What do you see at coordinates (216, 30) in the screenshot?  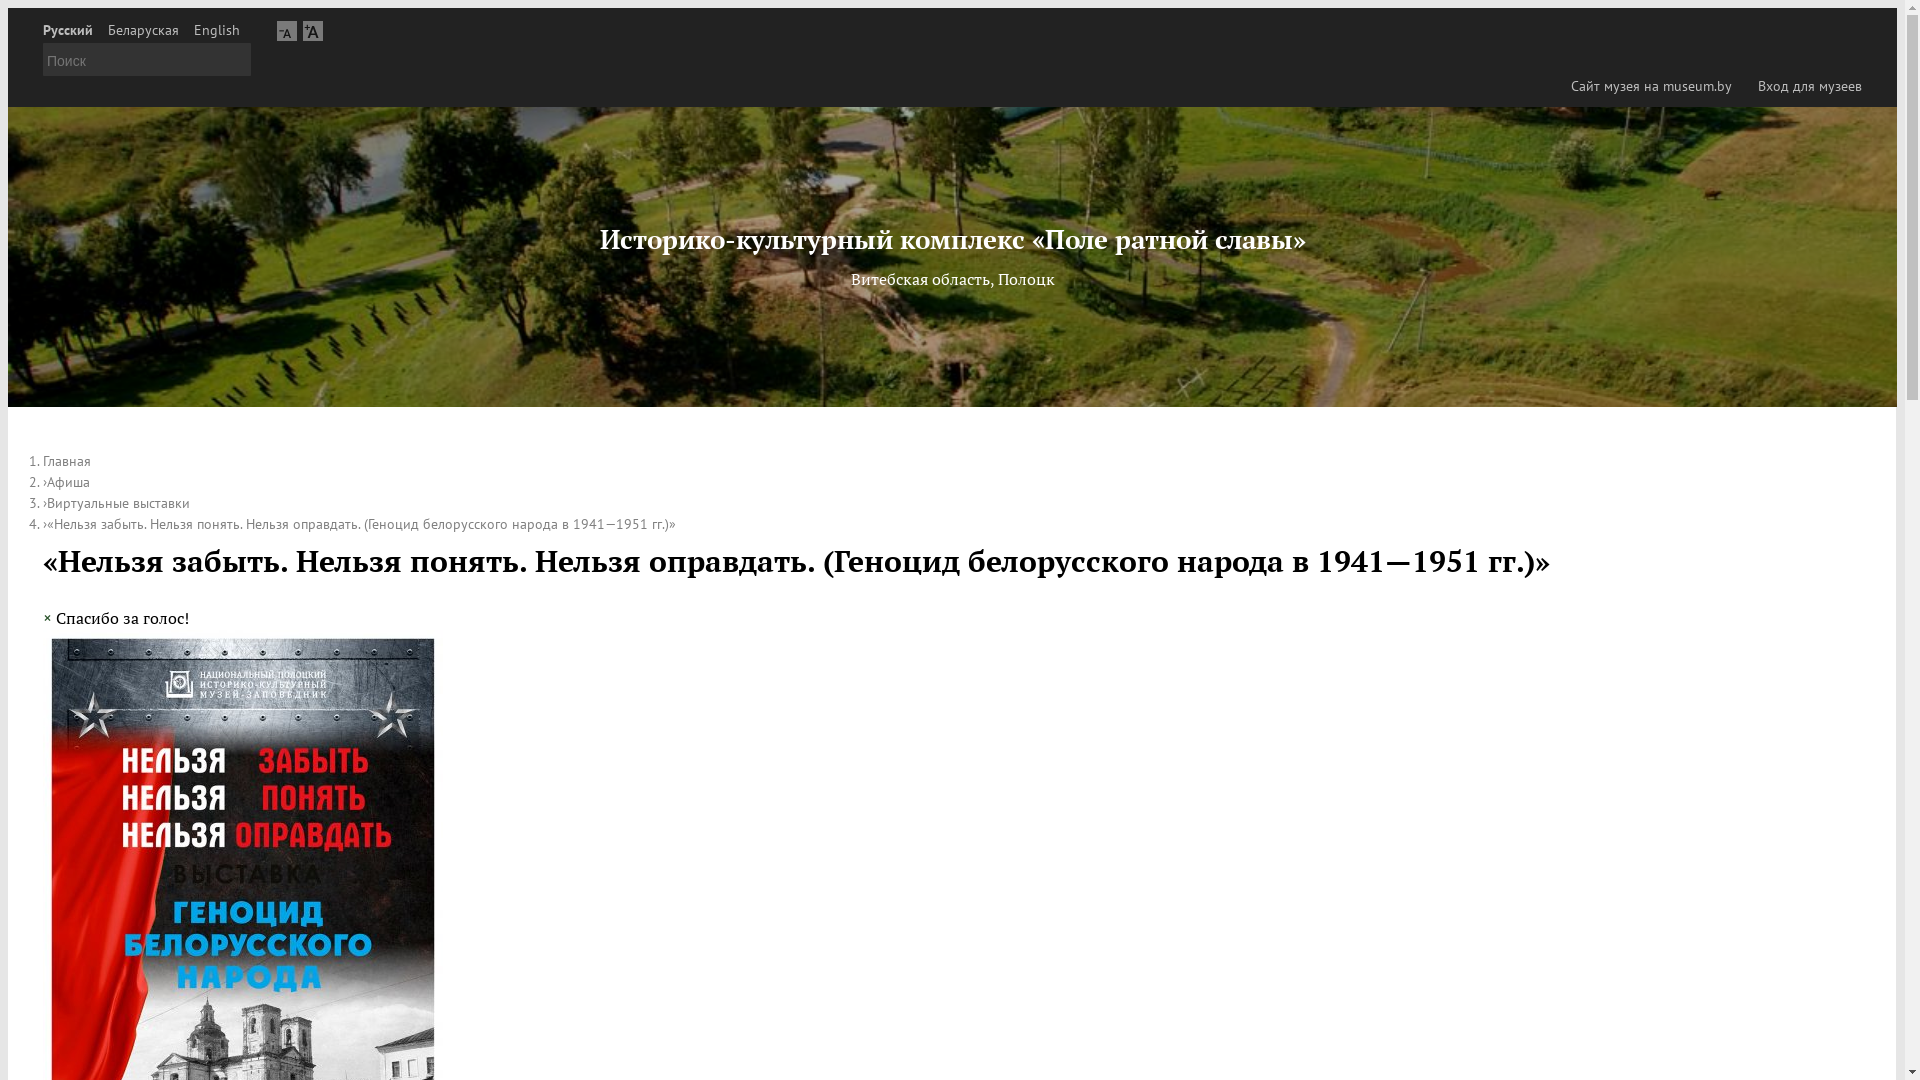 I see `'English'` at bounding box center [216, 30].